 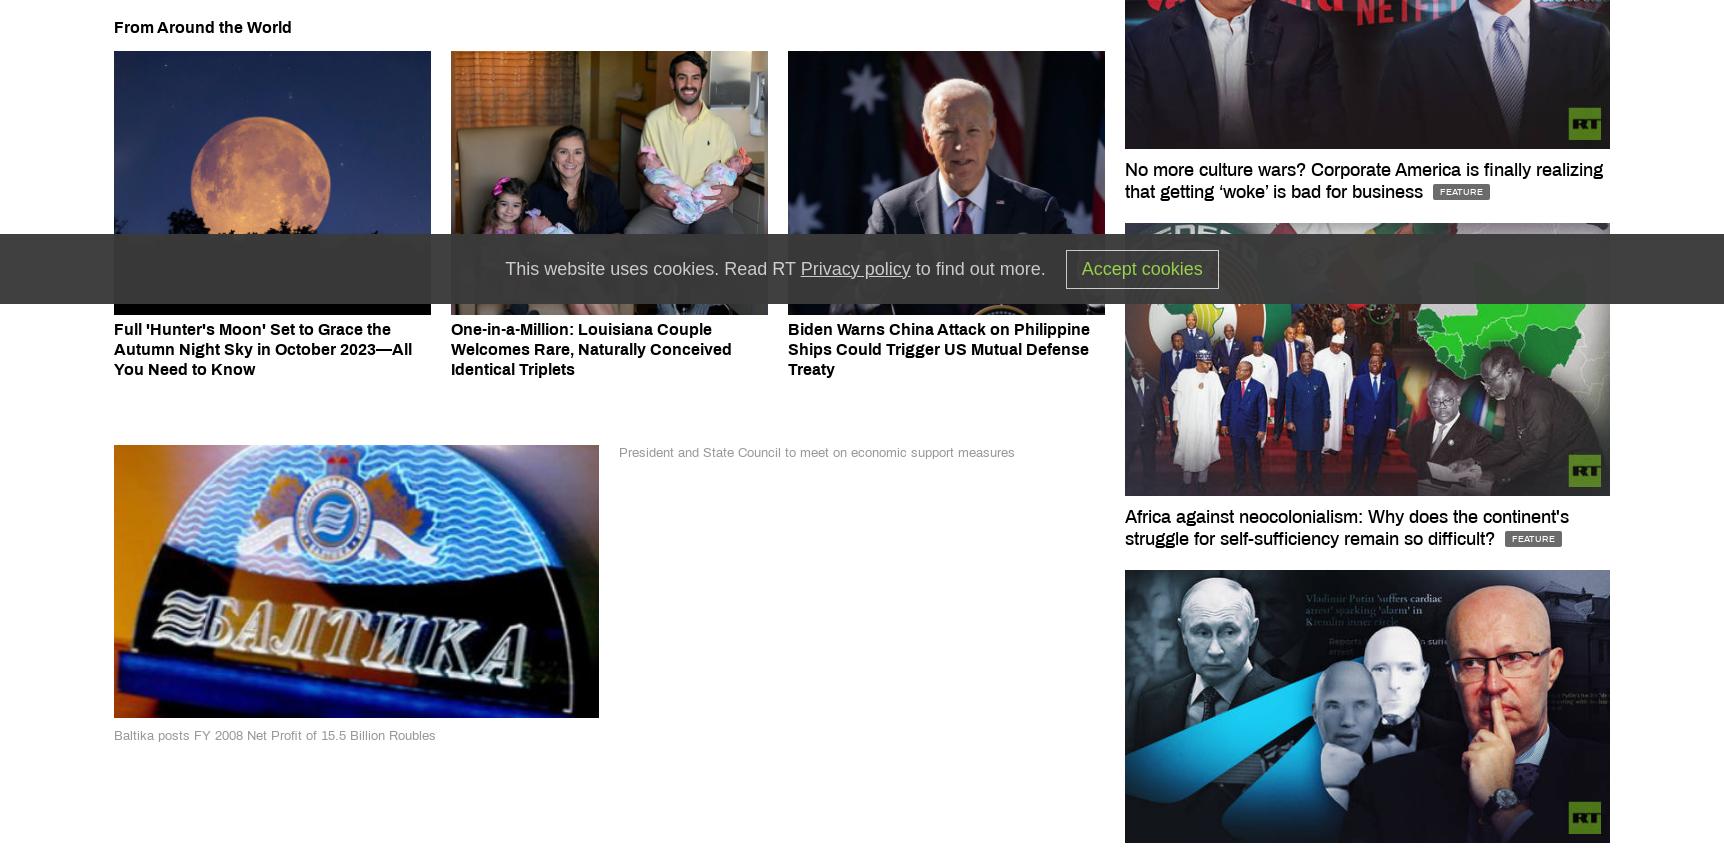 What do you see at coordinates (112, 26) in the screenshot?
I see `'From Around the World'` at bounding box center [112, 26].